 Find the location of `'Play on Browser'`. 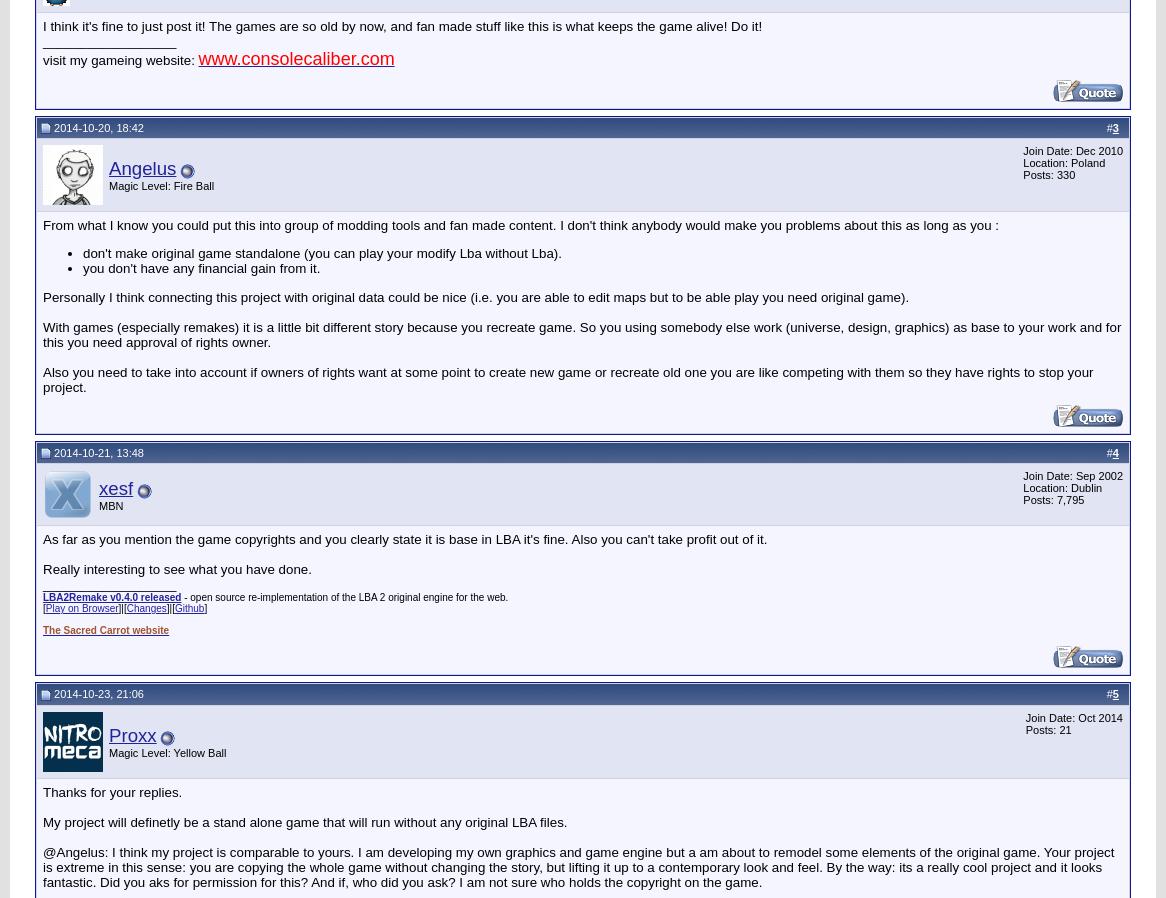

'Play on Browser' is located at coordinates (80, 607).